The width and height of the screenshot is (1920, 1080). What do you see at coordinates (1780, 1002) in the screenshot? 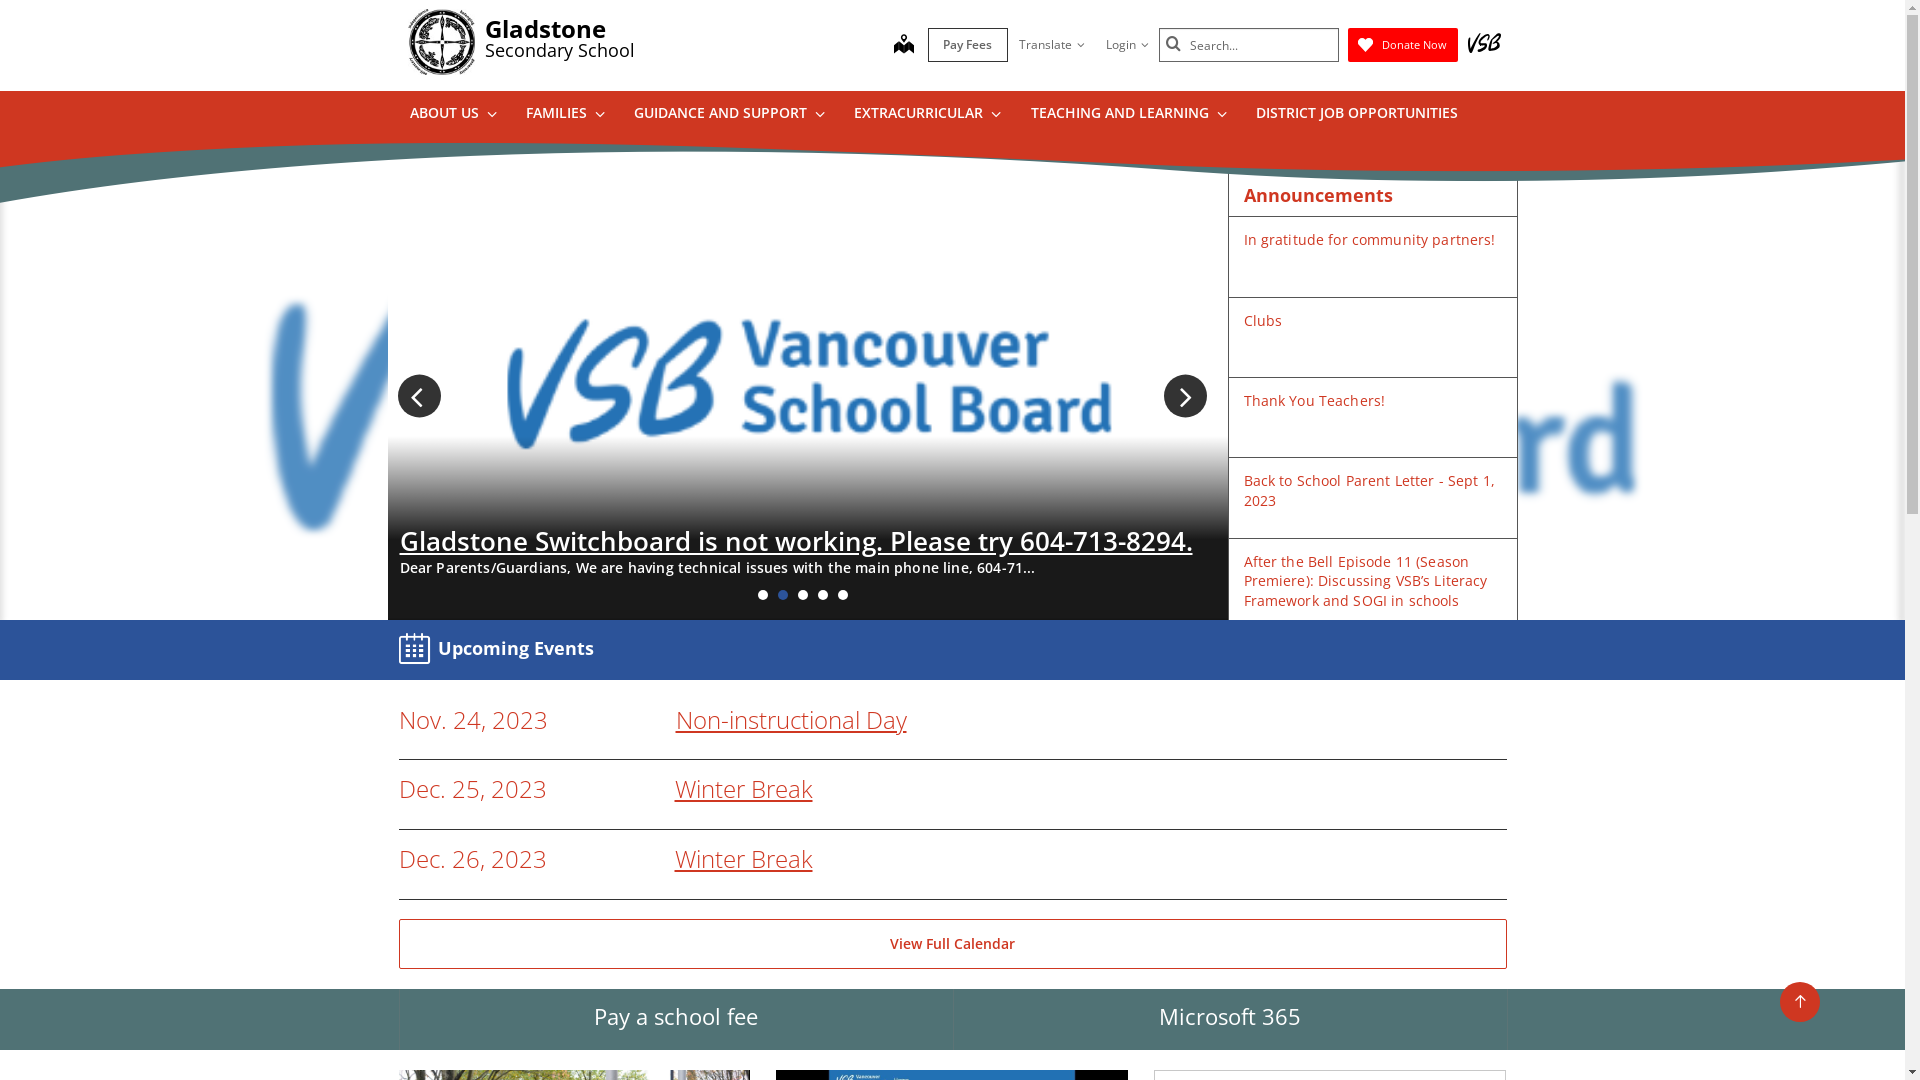
I see `'Go to top'` at bounding box center [1780, 1002].